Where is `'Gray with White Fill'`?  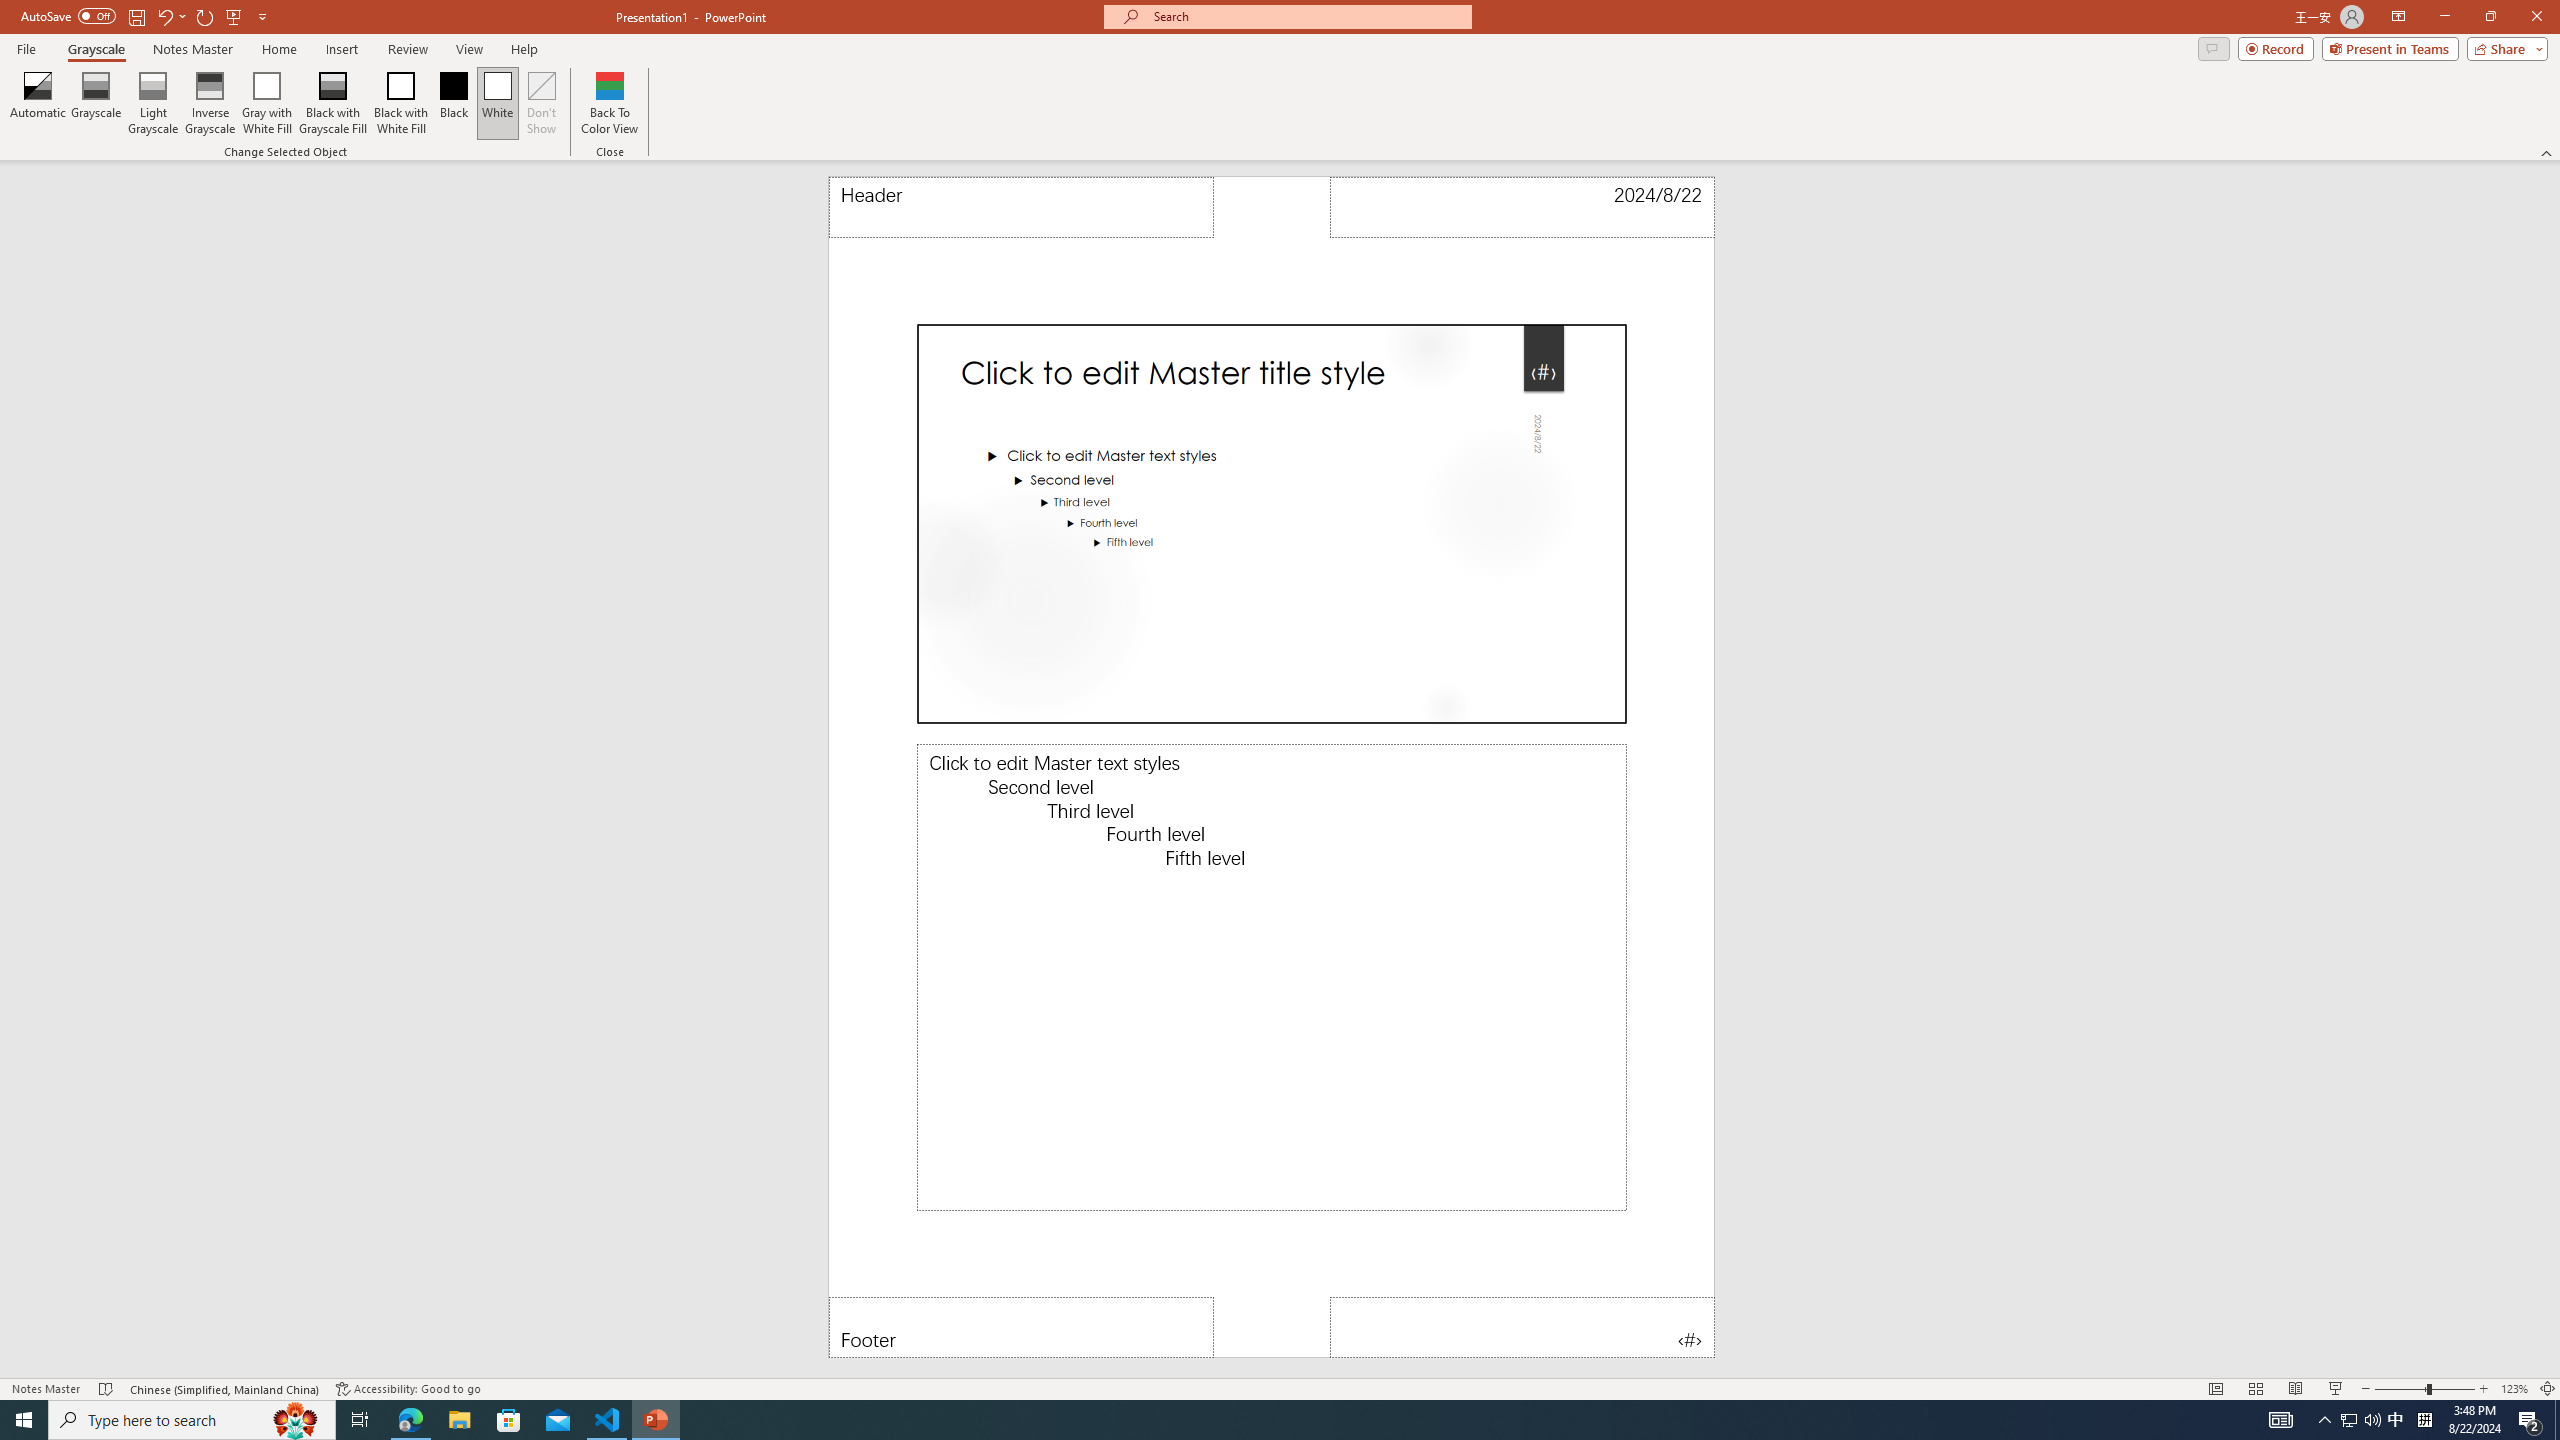
'Gray with White Fill' is located at coordinates (266, 103).